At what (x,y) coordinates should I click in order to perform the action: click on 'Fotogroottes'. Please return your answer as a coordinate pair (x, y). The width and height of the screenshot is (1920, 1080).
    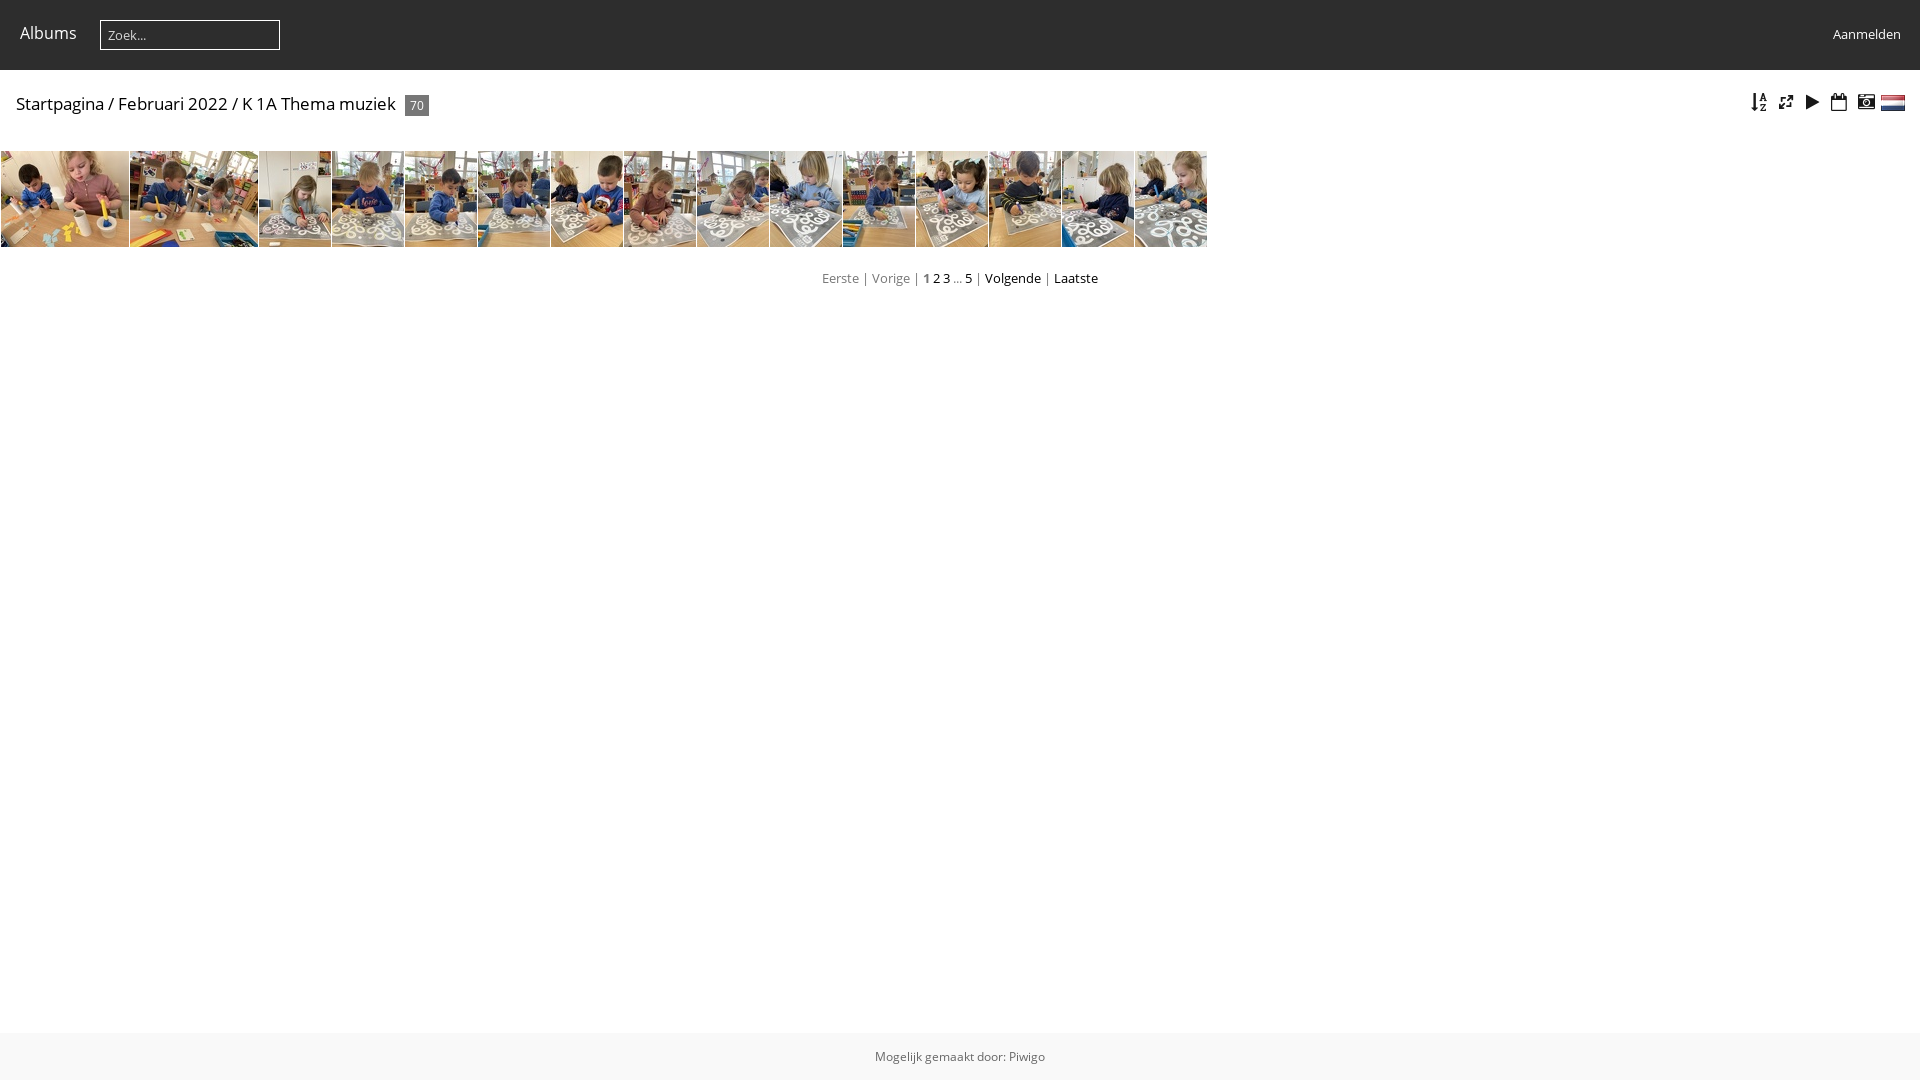
    Looking at the image, I should click on (1785, 102).